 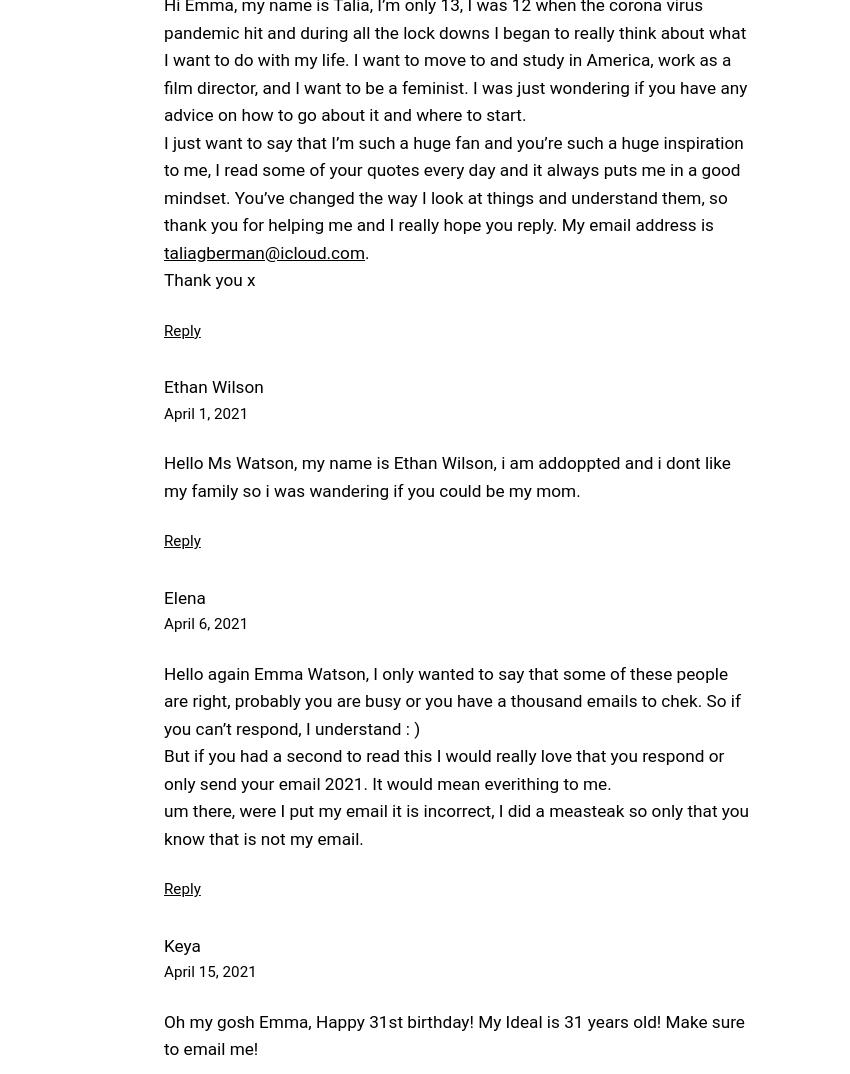 I want to click on 'Hello Ms Watson, my name is Ethan Wilson, i am addoppted and i dont like my family so i was wandering if you could be my mom.', so click(x=446, y=475).